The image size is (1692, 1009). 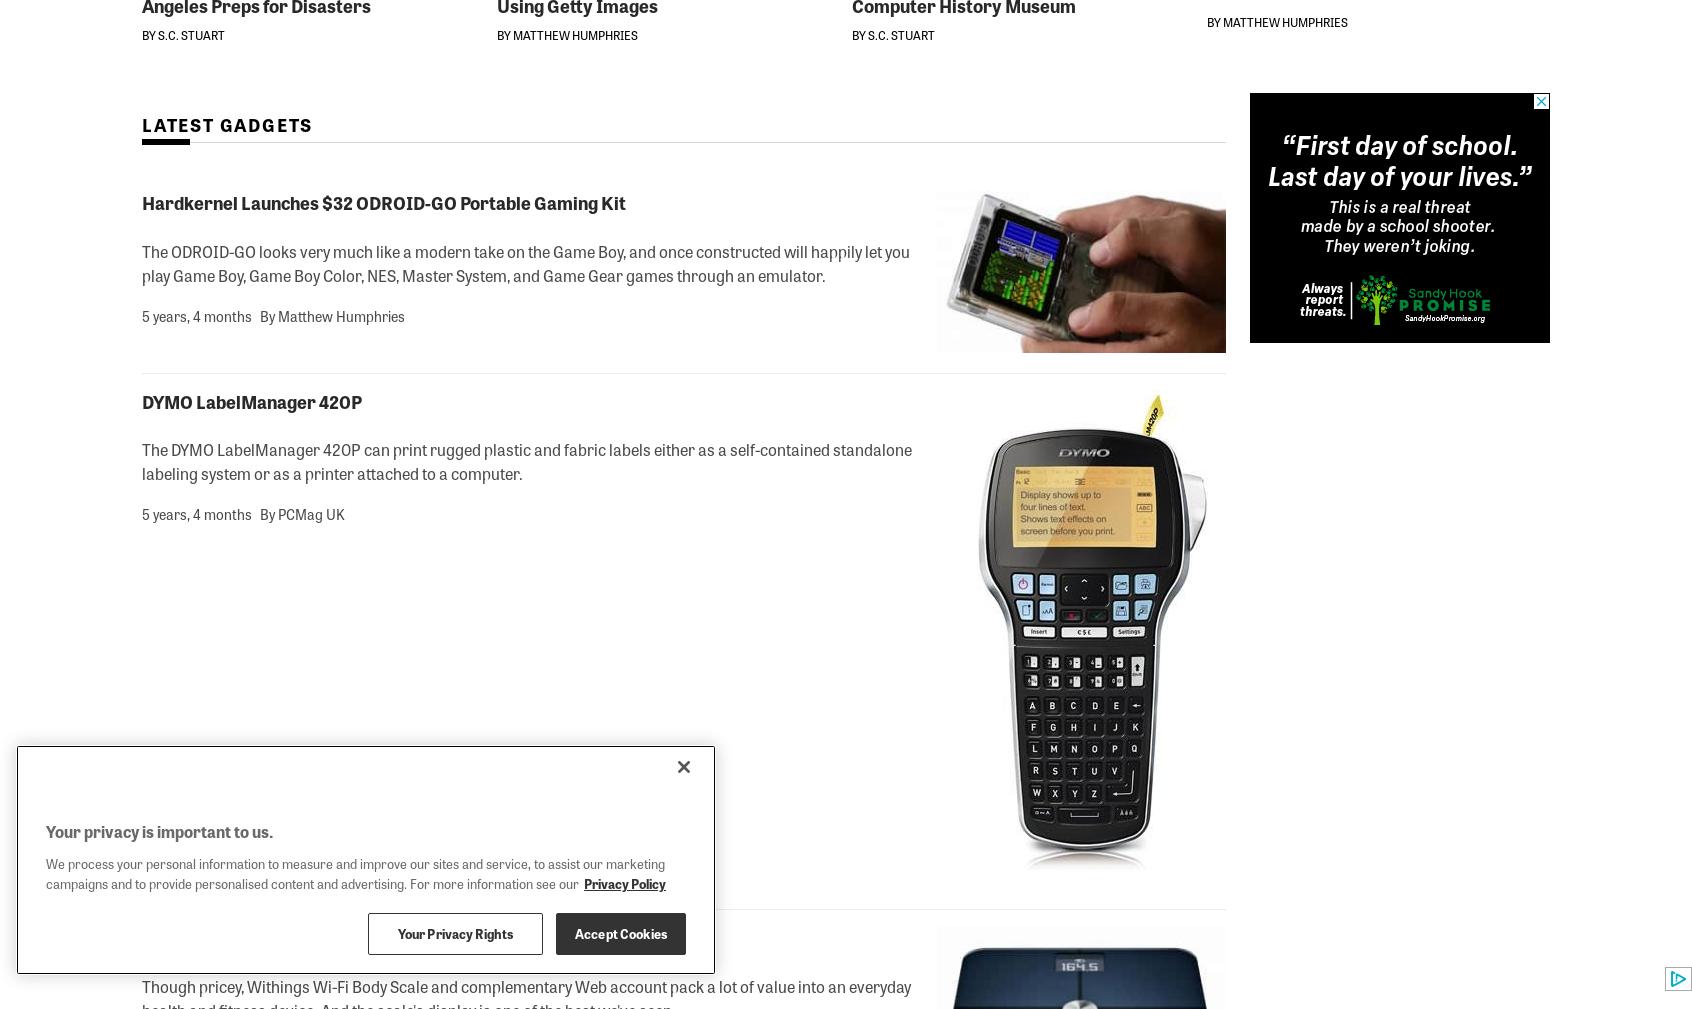 What do you see at coordinates (384, 201) in the screenshot?
I see `'Hardkernel Launches $32 ODROID-GO Portable Gaming Kit'` at bounding box center [384, 201].